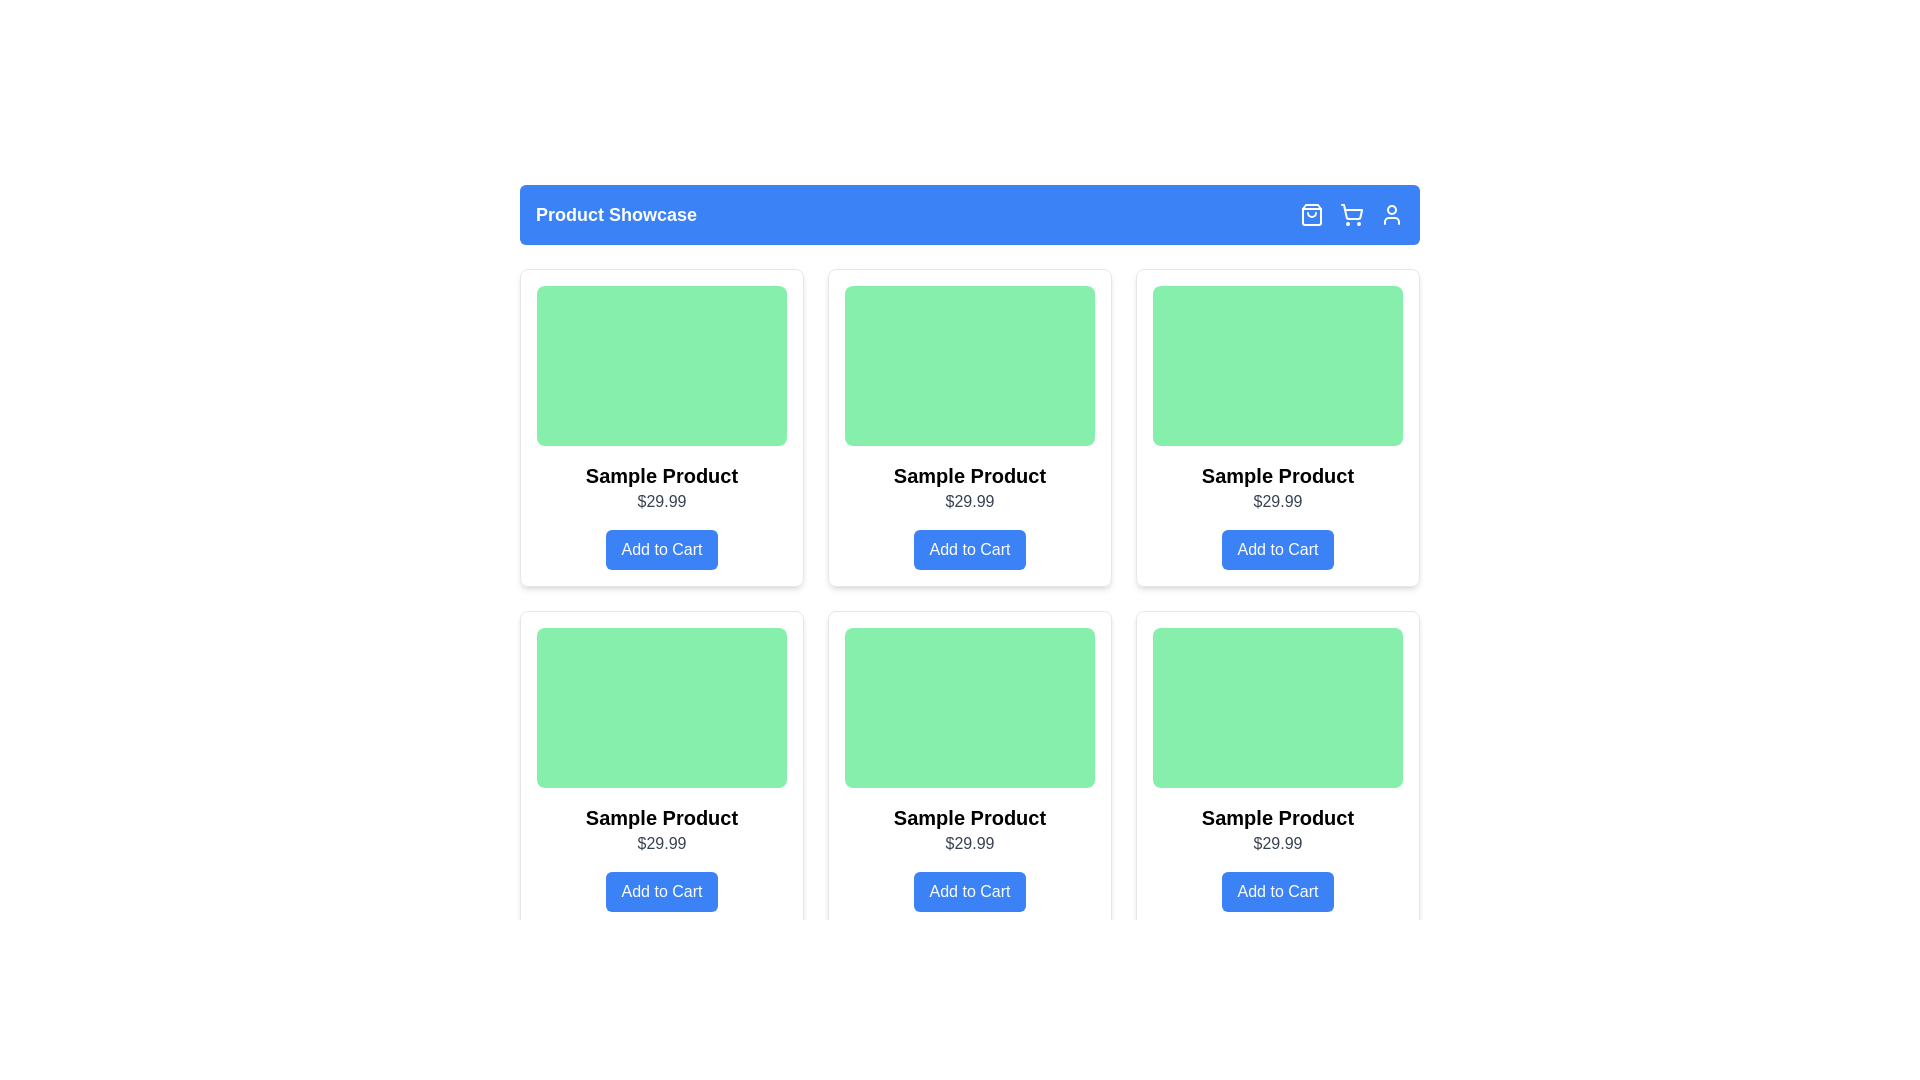  I want to click on the 'Add to Cart' button located at the bottom of the product card, so click(969, 890).